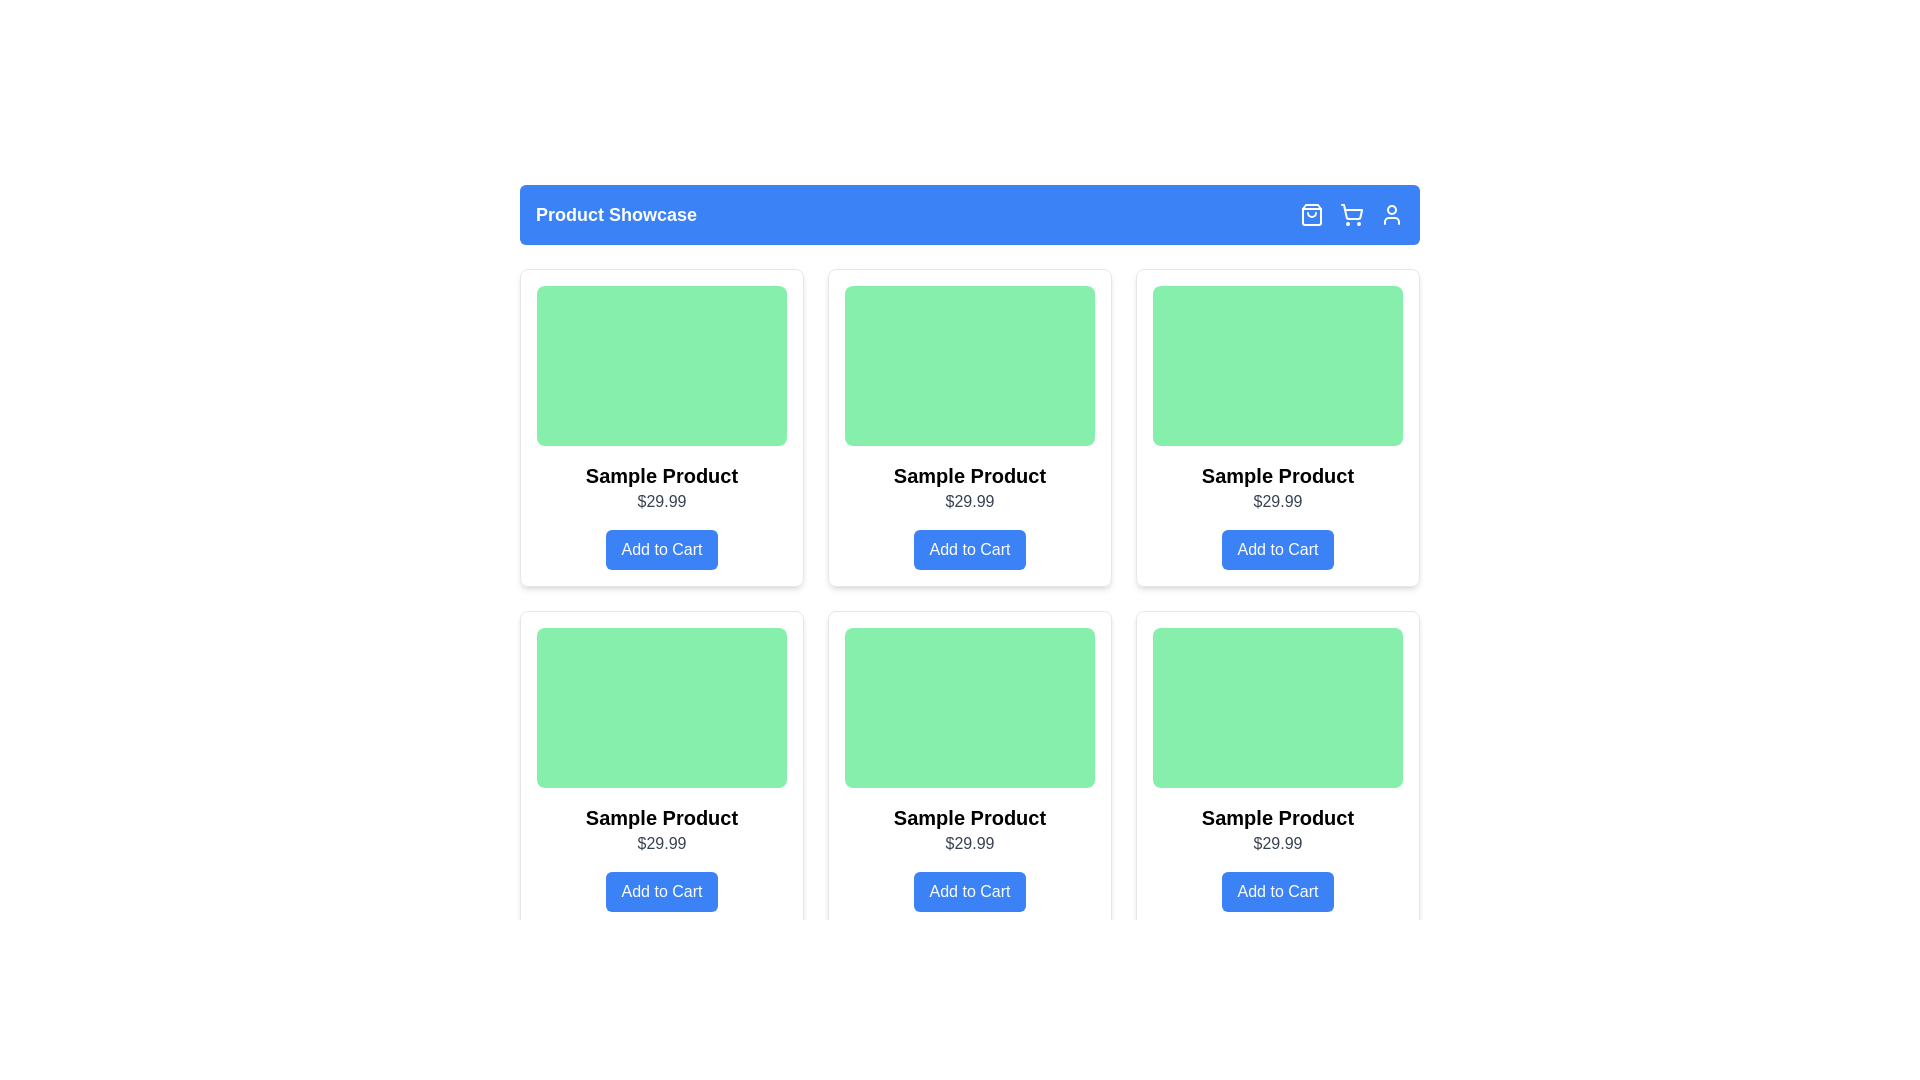  I want to click on the 'Add to Cart' button located at the bottom of the product card, so click(969, 890).